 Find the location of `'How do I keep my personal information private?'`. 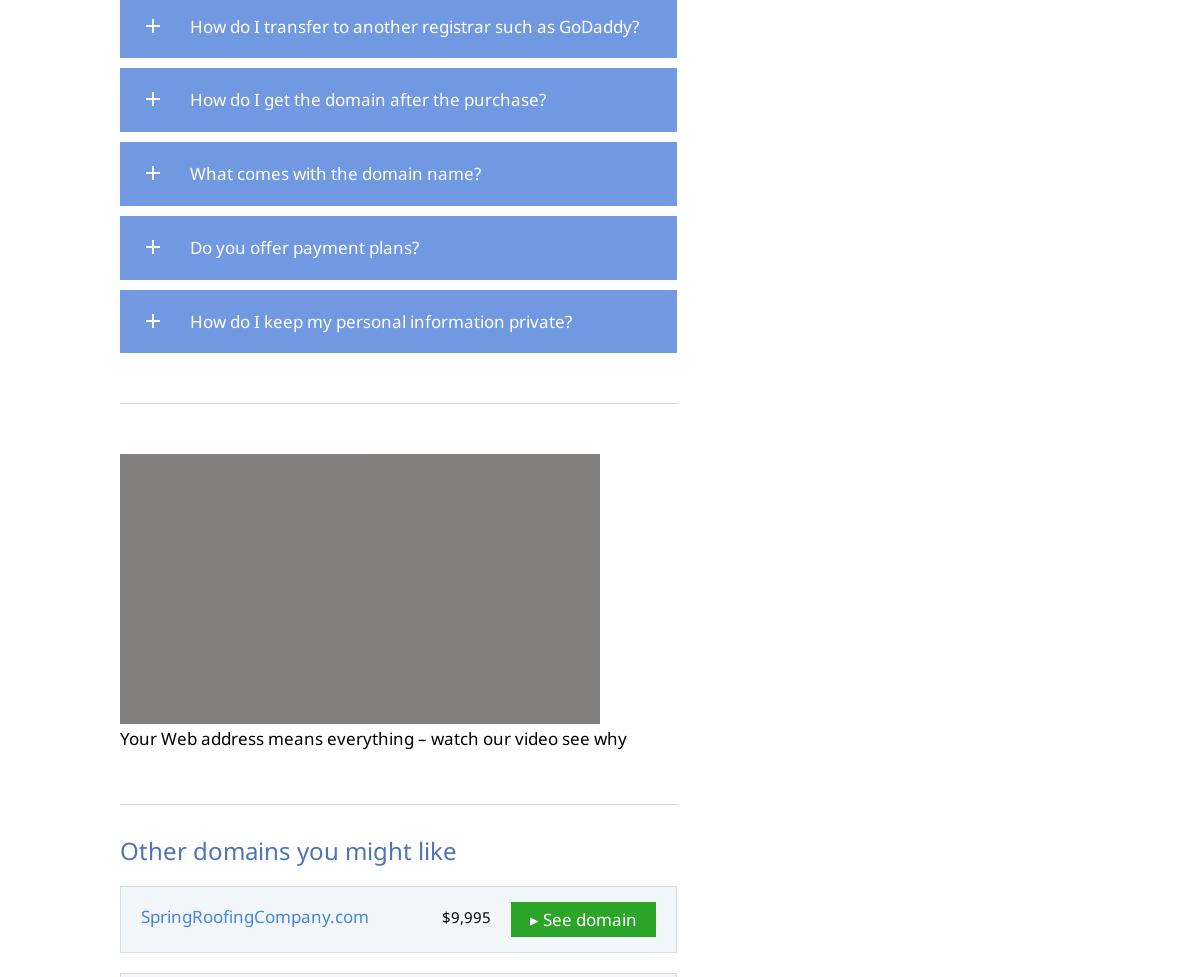

'How do I keep my personal information private?' is located at coordinates (381, 319).